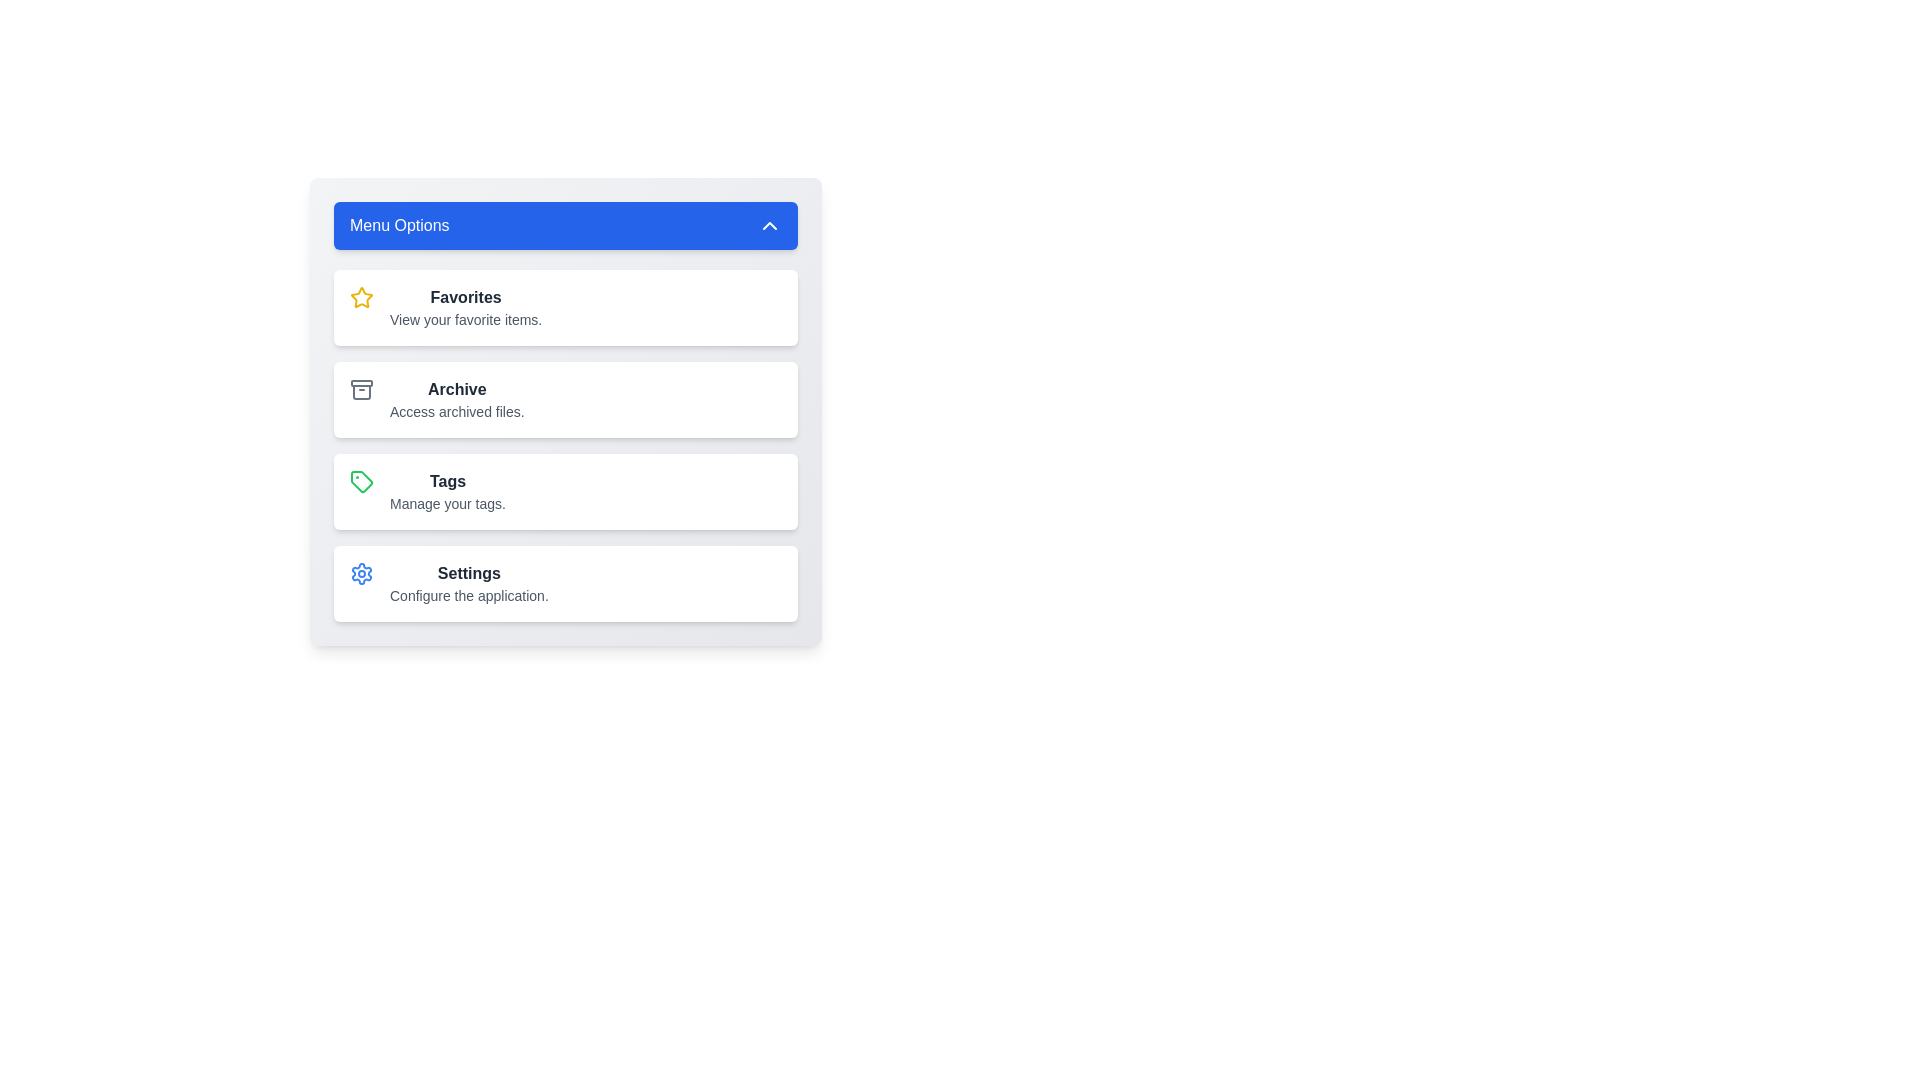 Image resolution: width=1920 pixels, height=1080 pixels. Describe the element at coordinates (446, 503) in the screenshot. I see `the Text Label that provides a brief description for the 'Tags' menu option, located below the 'Tags' header` at that location.